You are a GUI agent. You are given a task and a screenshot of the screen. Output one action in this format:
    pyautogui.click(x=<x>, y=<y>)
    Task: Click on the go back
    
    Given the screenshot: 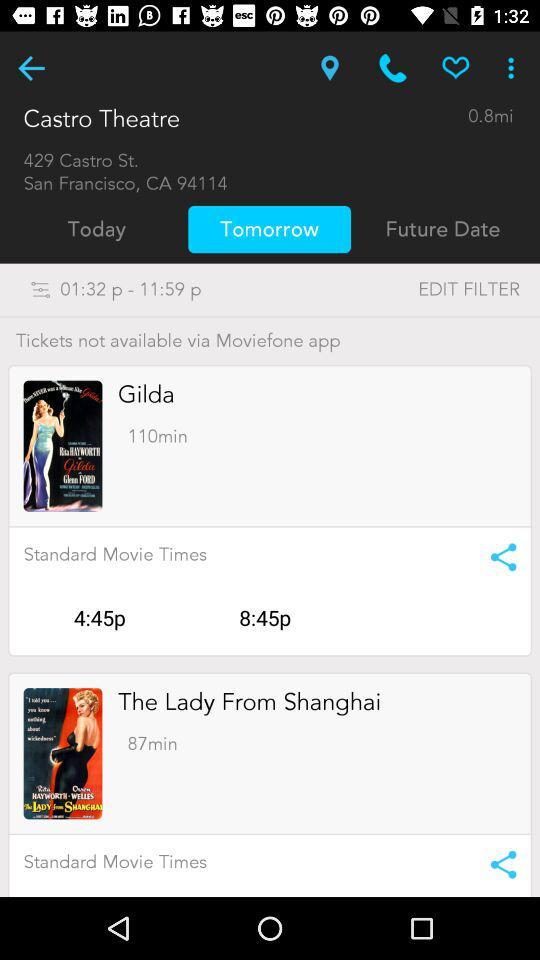 What is the action you would take?
    pyautogui.click(x=30, y=68)
    